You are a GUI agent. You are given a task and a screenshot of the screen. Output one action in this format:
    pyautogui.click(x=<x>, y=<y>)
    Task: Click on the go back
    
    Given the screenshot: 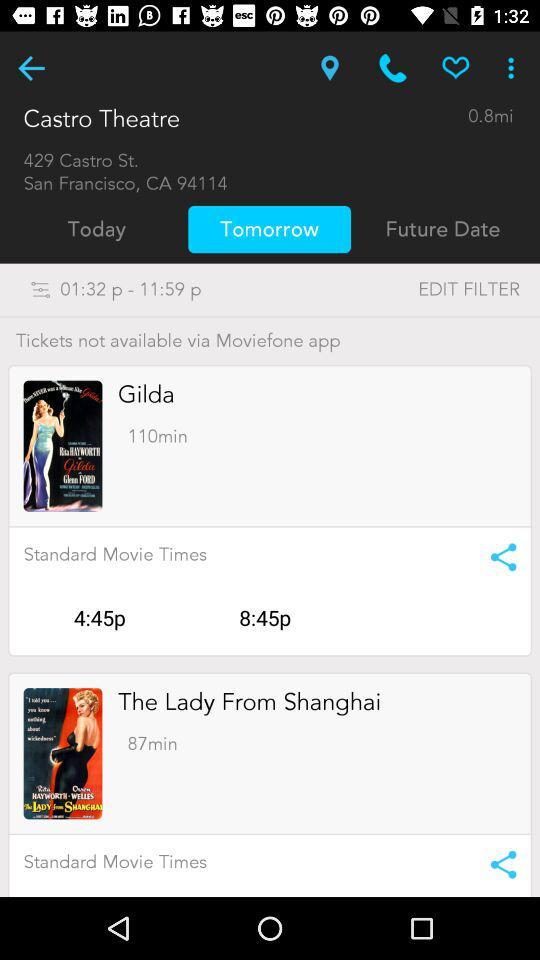 What is the action you would take?
    pyautogui.click(x=30, y=68)
    